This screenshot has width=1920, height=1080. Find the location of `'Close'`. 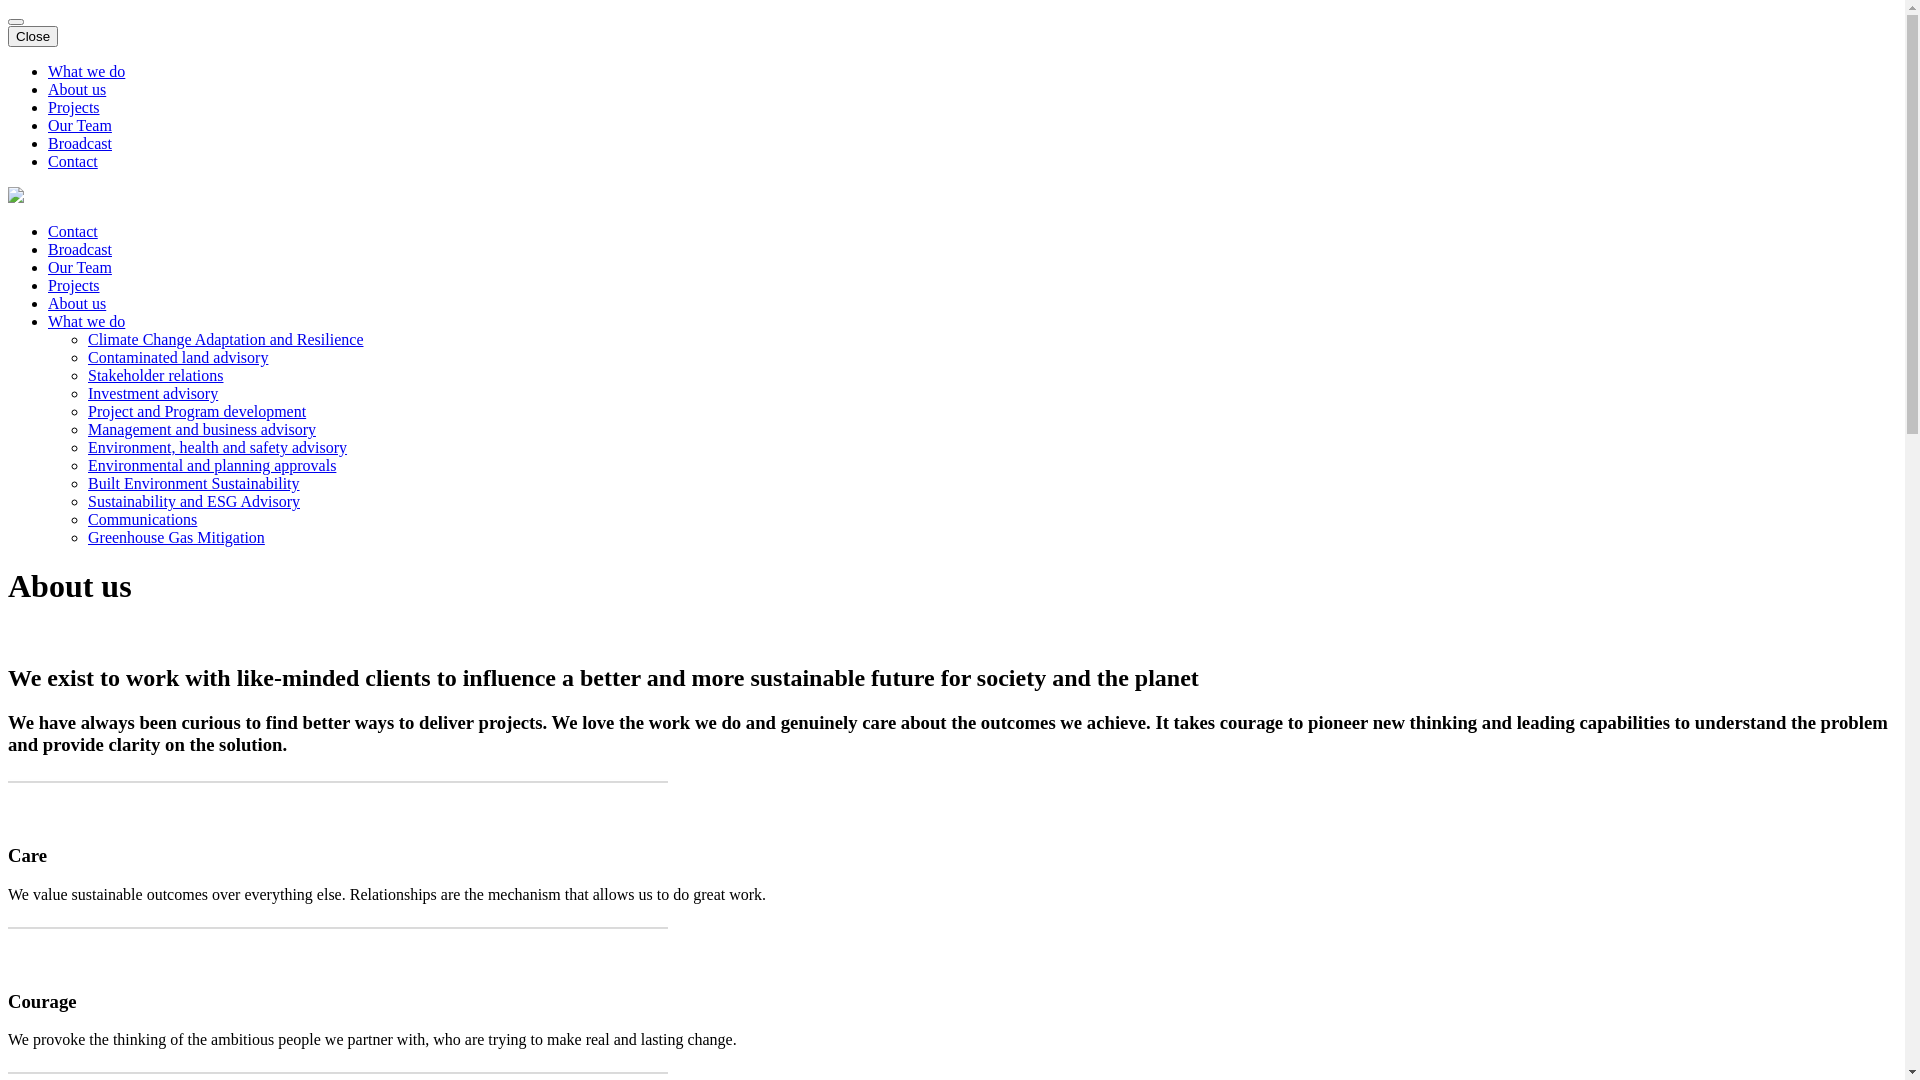

'Close' is located at coordinates (33, 36).